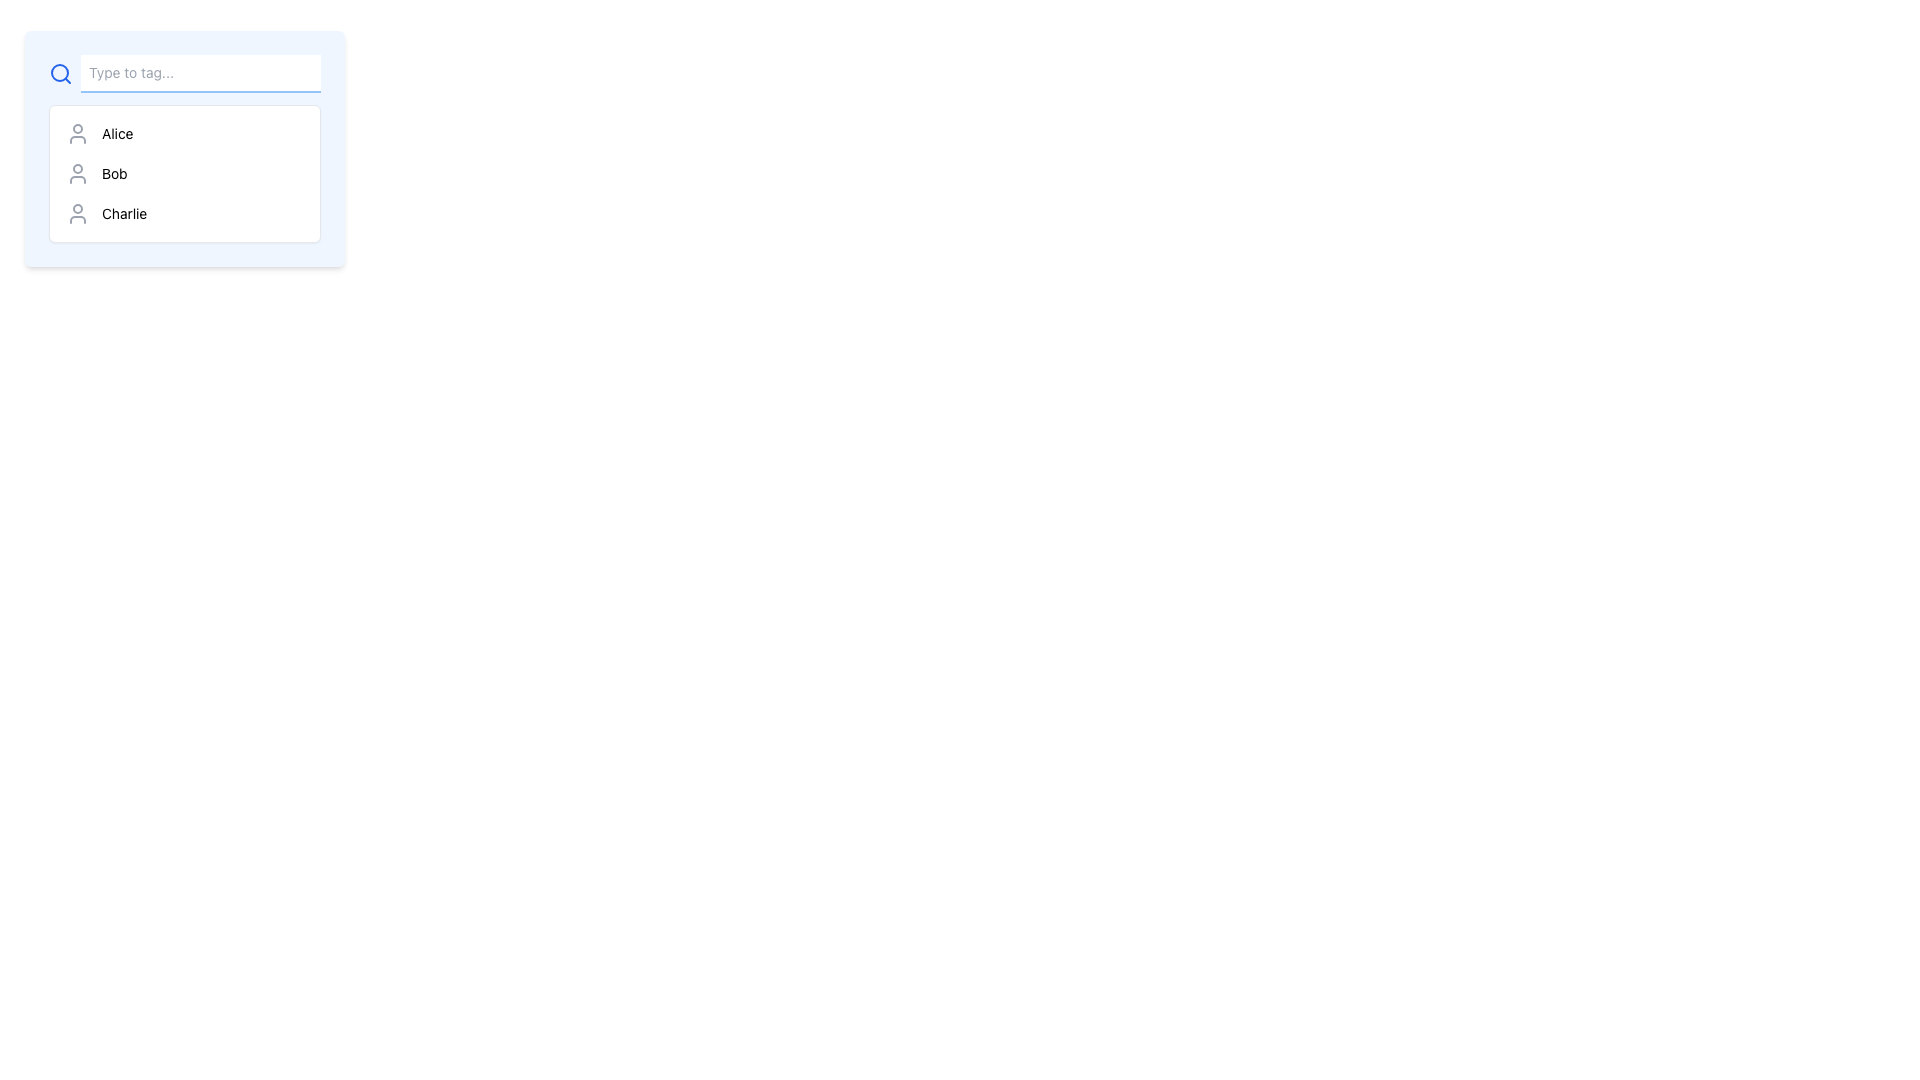 The height and width of the screenshot is (1080, 1920). Describe the element at coordinates (113, 172) in the screenshot. I see `the text label displaying the name 'Bob', which is located to the right of a user icon in the dropdown list below the tag search bar` at that location.